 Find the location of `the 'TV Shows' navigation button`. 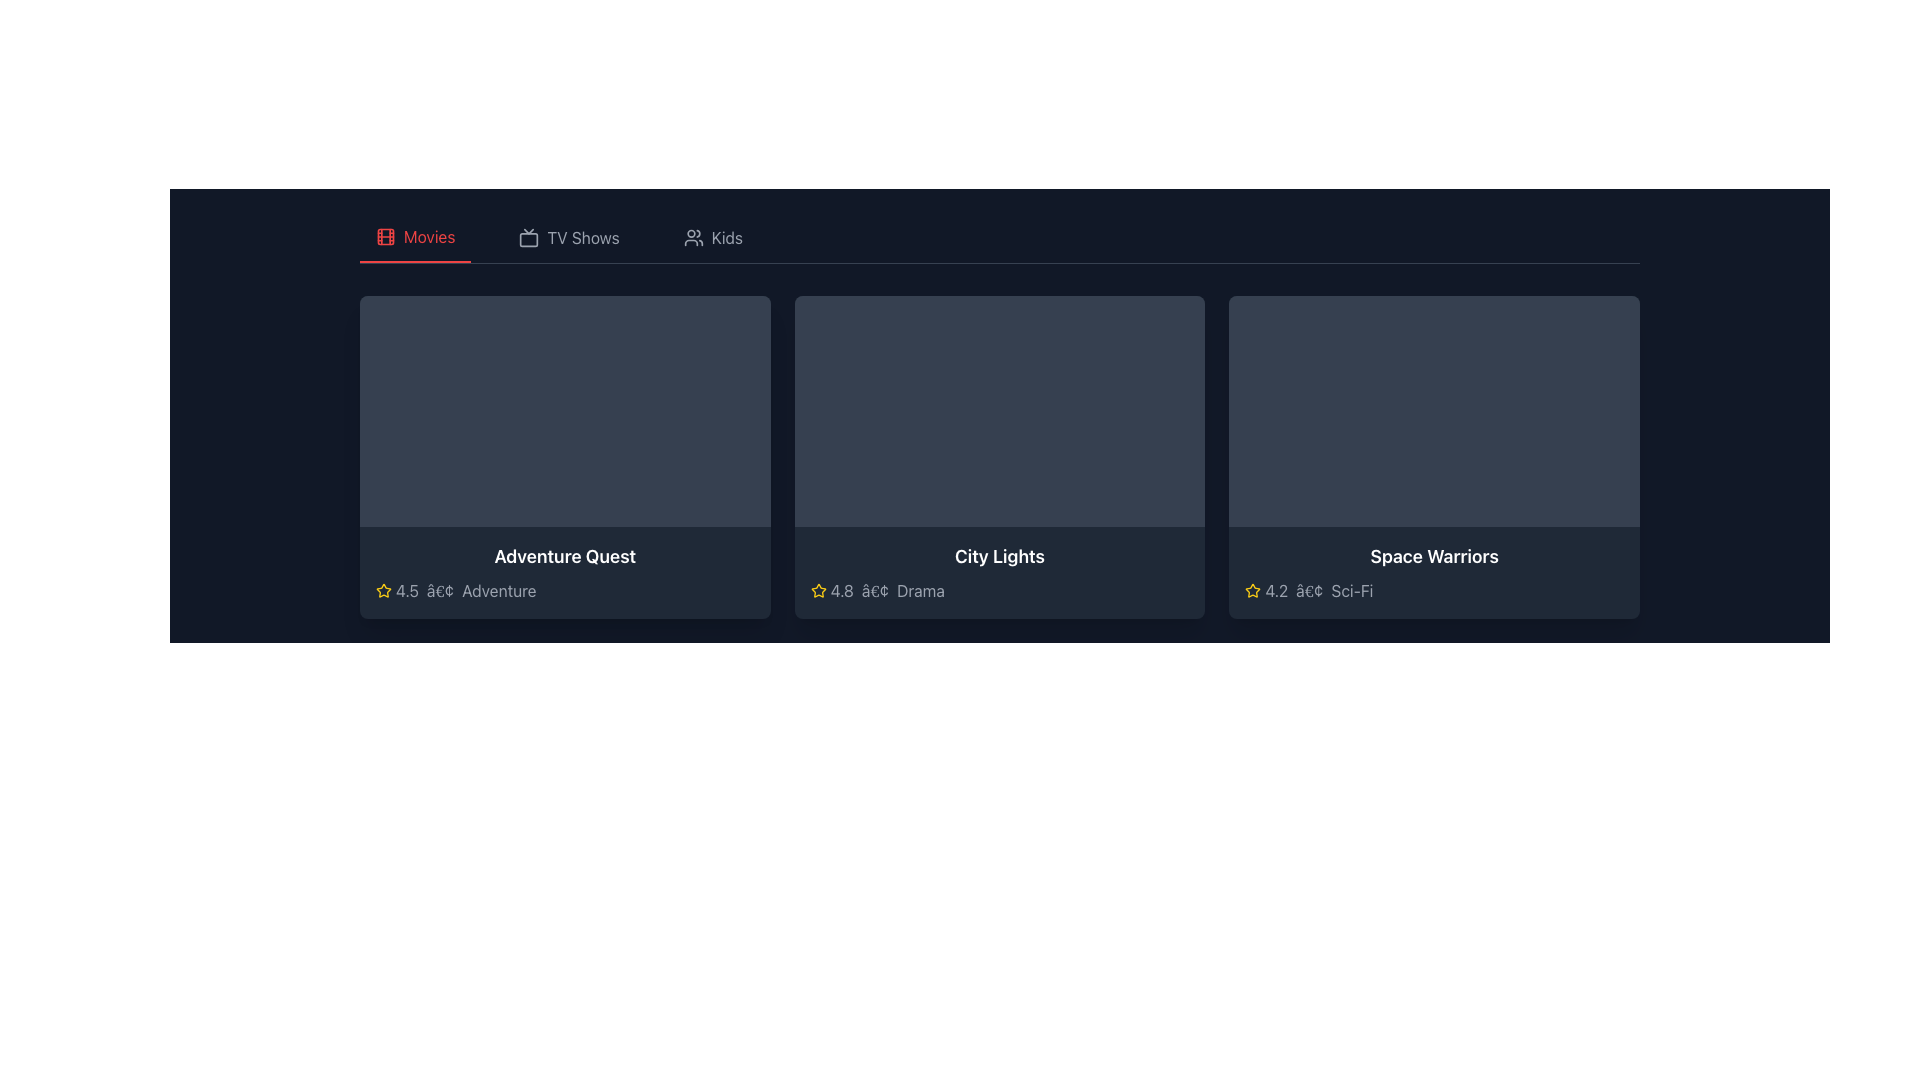

the 'TV Shows' navigation button is located at coordinates (568, 237).